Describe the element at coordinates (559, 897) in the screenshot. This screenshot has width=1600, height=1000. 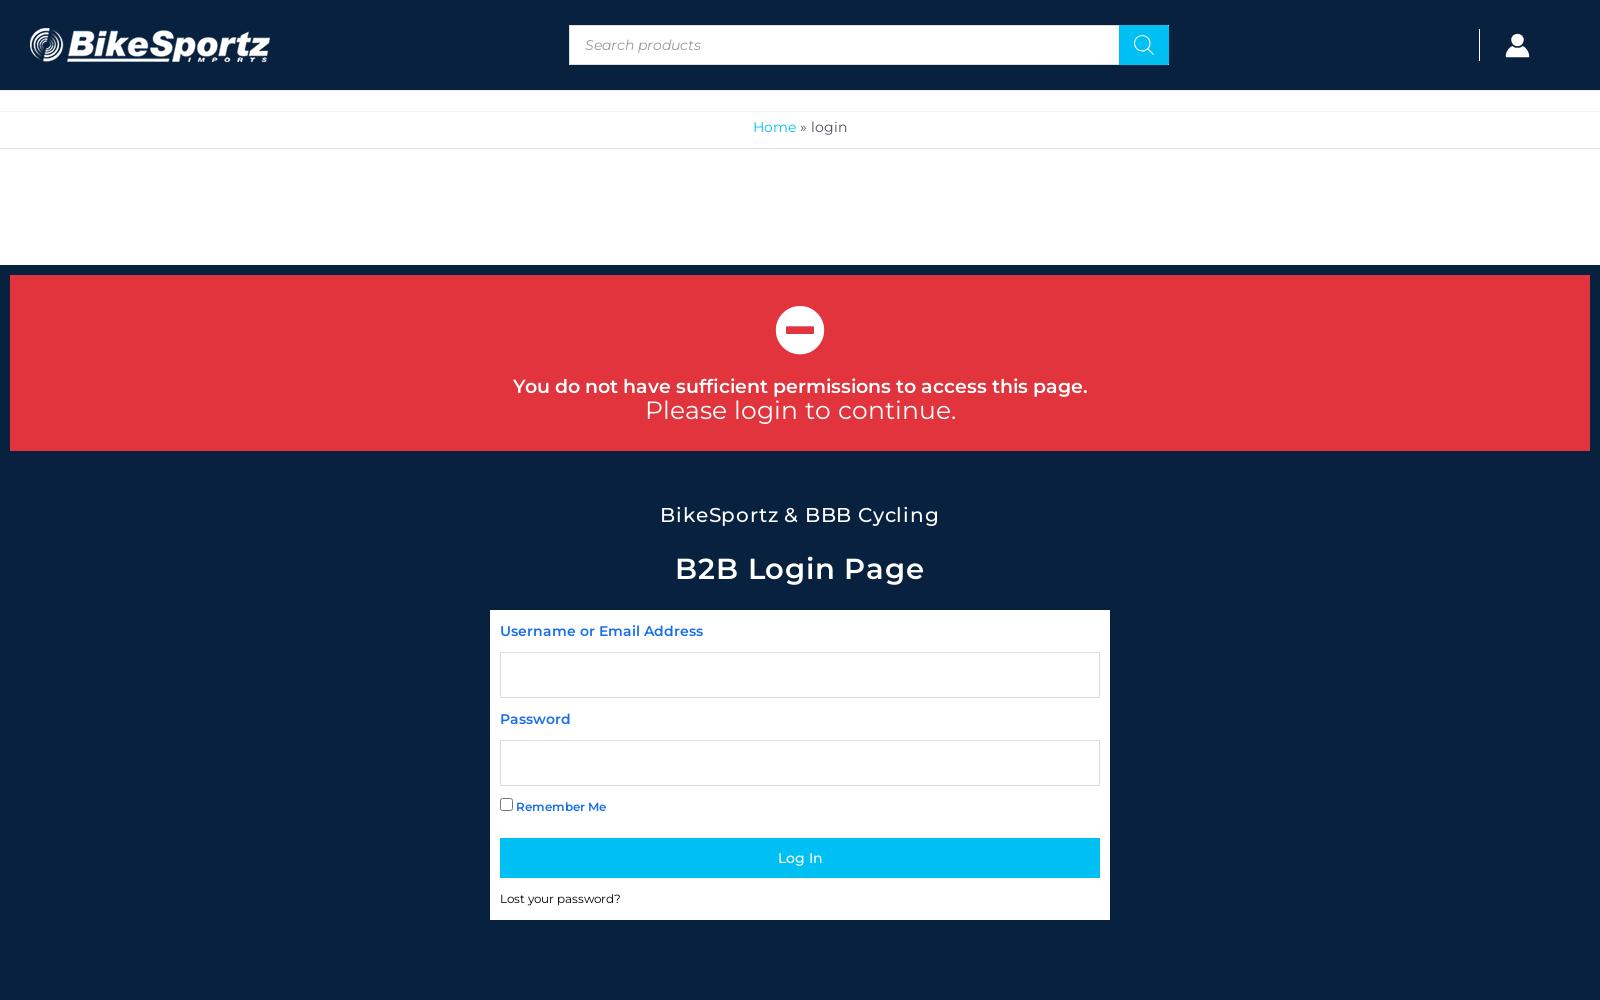
I see `'Lost your password?'` at that location.